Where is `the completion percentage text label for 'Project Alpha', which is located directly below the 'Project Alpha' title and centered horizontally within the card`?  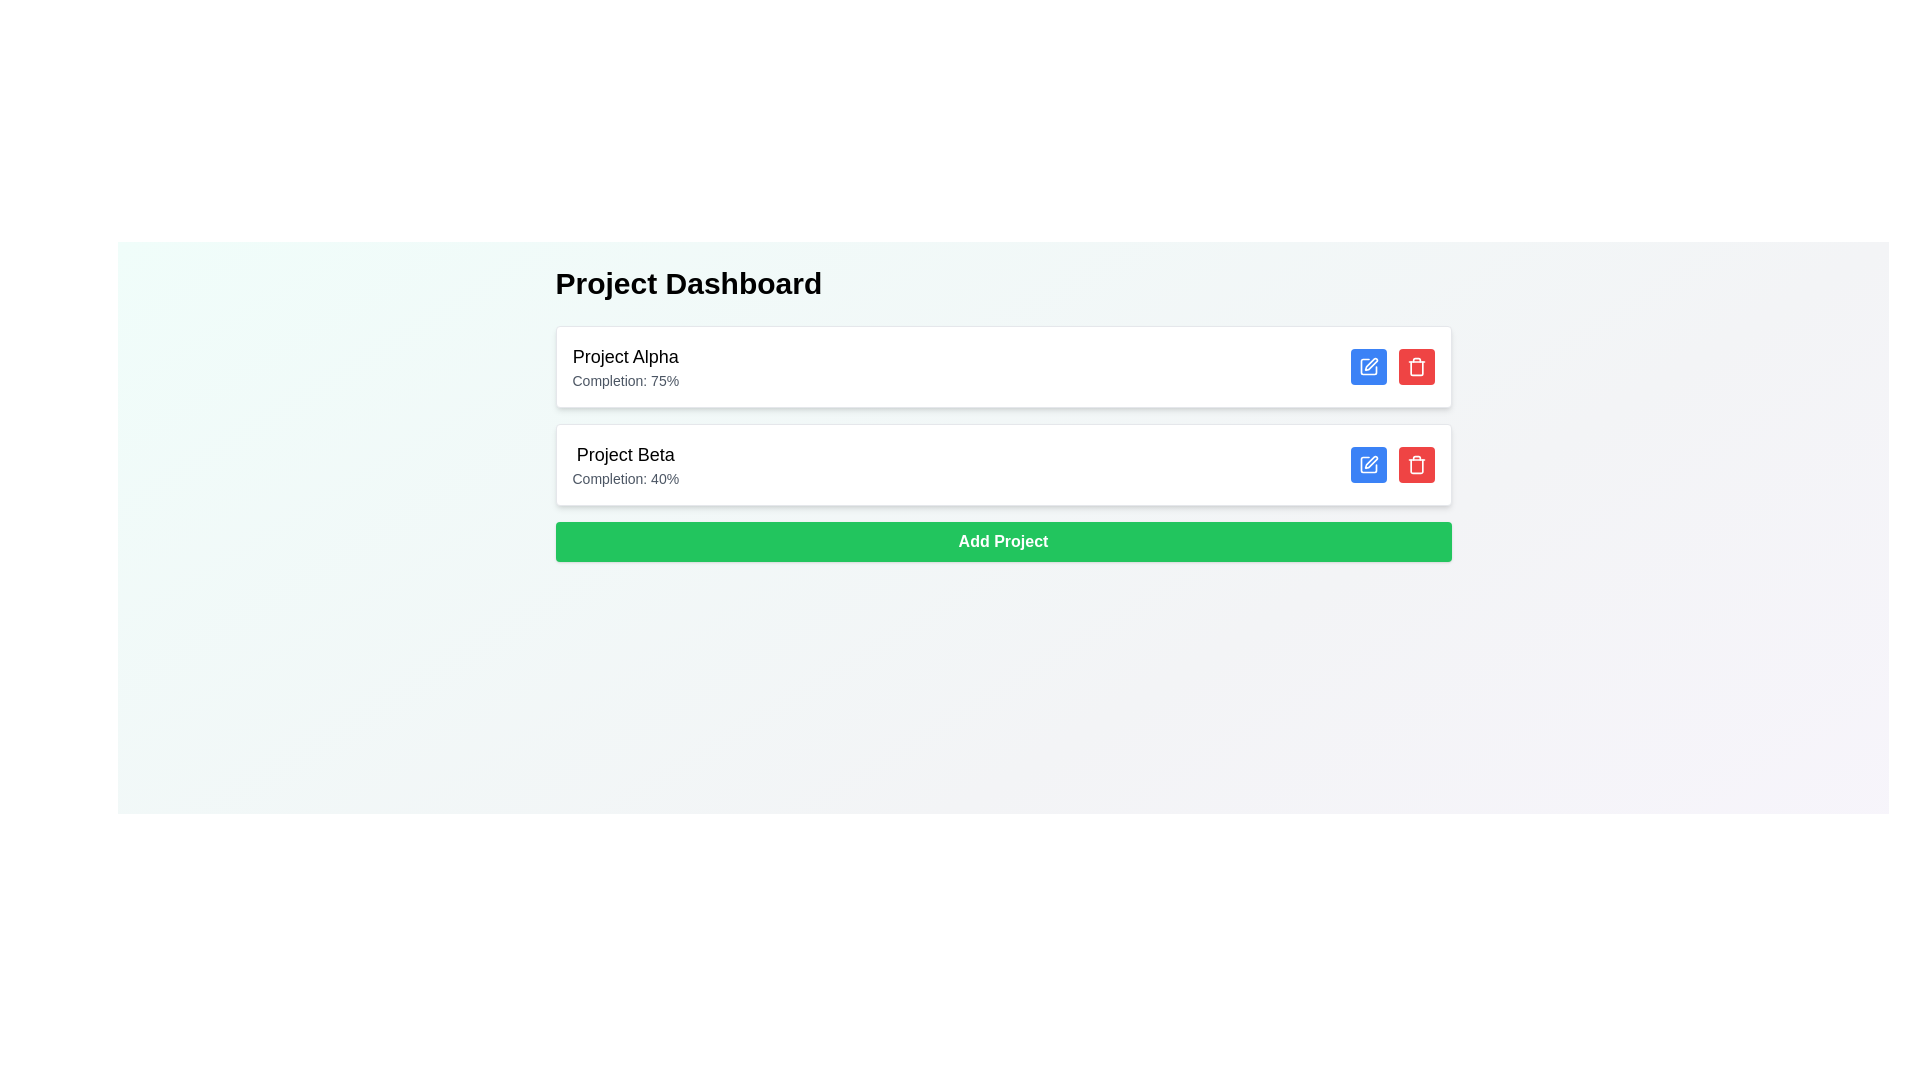
the completion percentage text label for 'Project Alpha', which is located directly below the 'Project Alpha' title and centered horizontally within the card is located at coordinates (624, 381).